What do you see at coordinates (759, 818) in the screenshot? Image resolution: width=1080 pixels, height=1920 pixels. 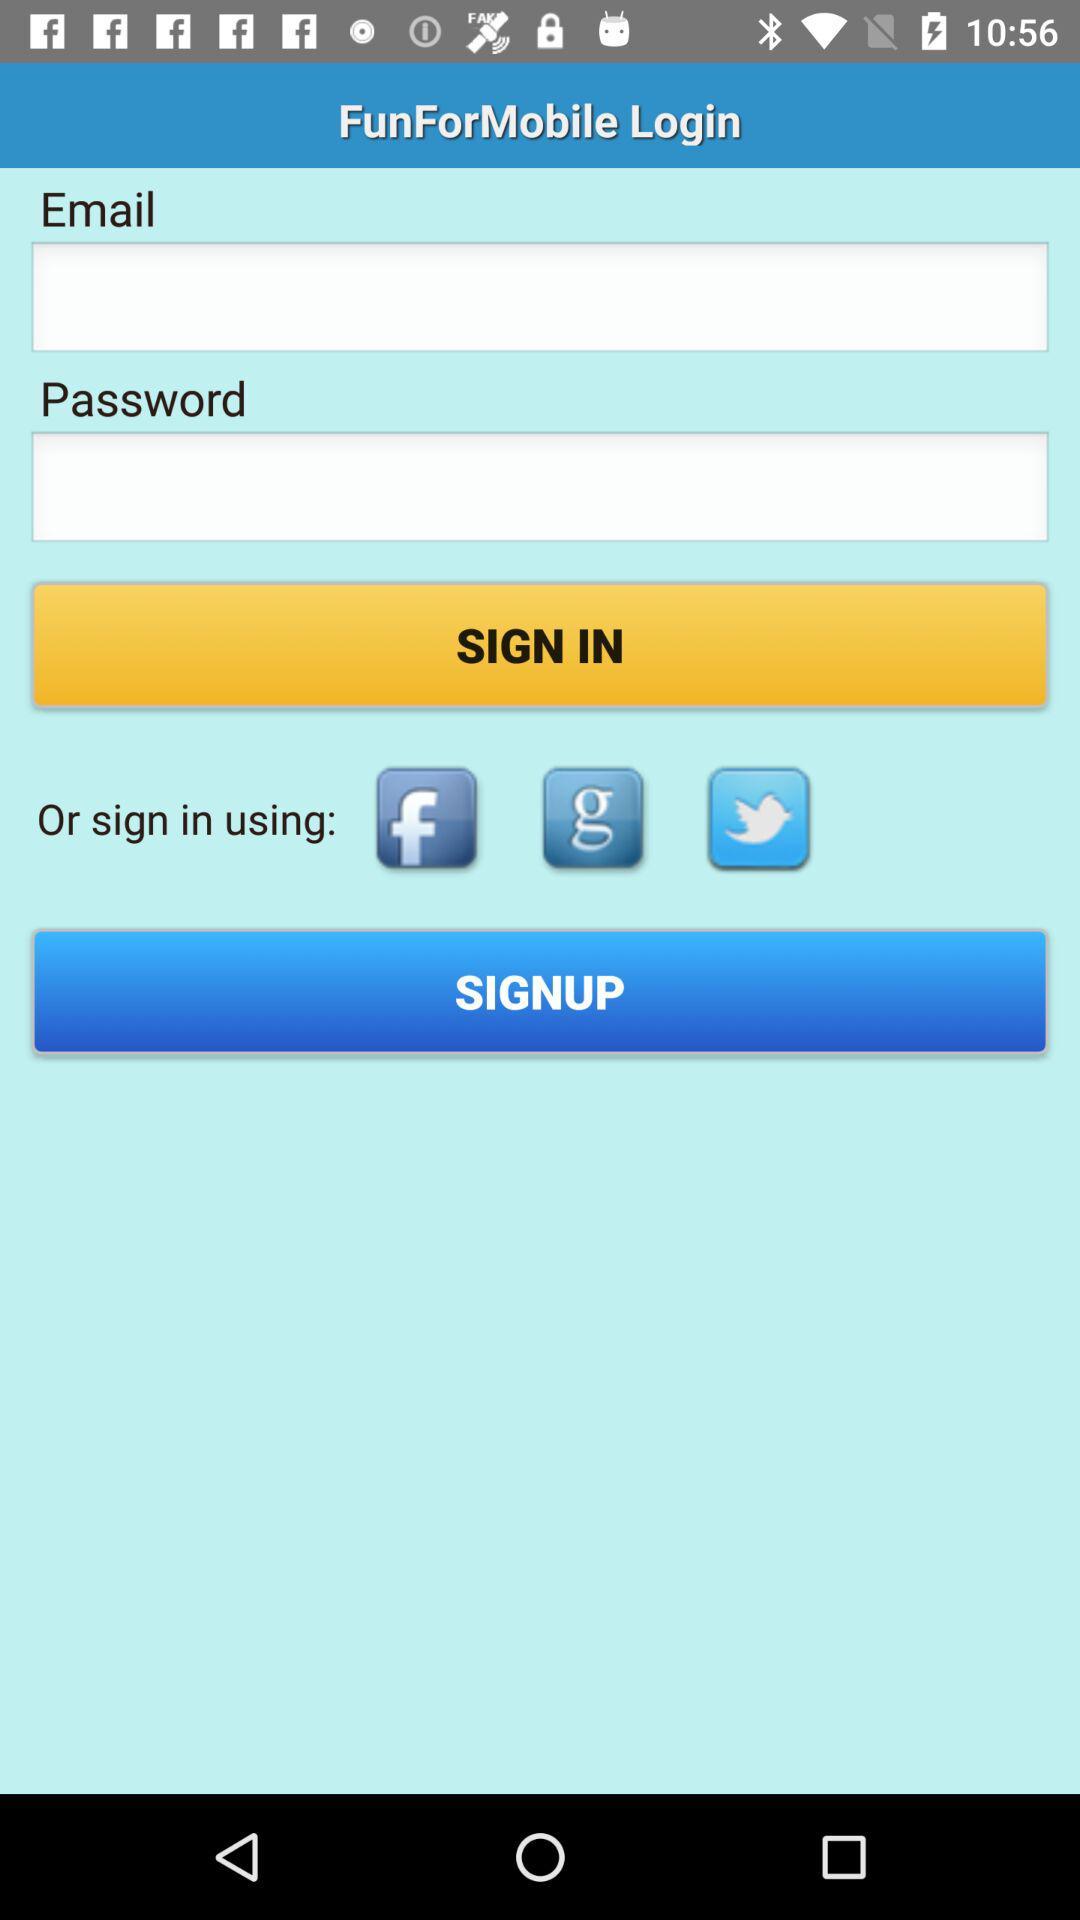 I see `icon below sign in item` at bounding box center [759, 818].